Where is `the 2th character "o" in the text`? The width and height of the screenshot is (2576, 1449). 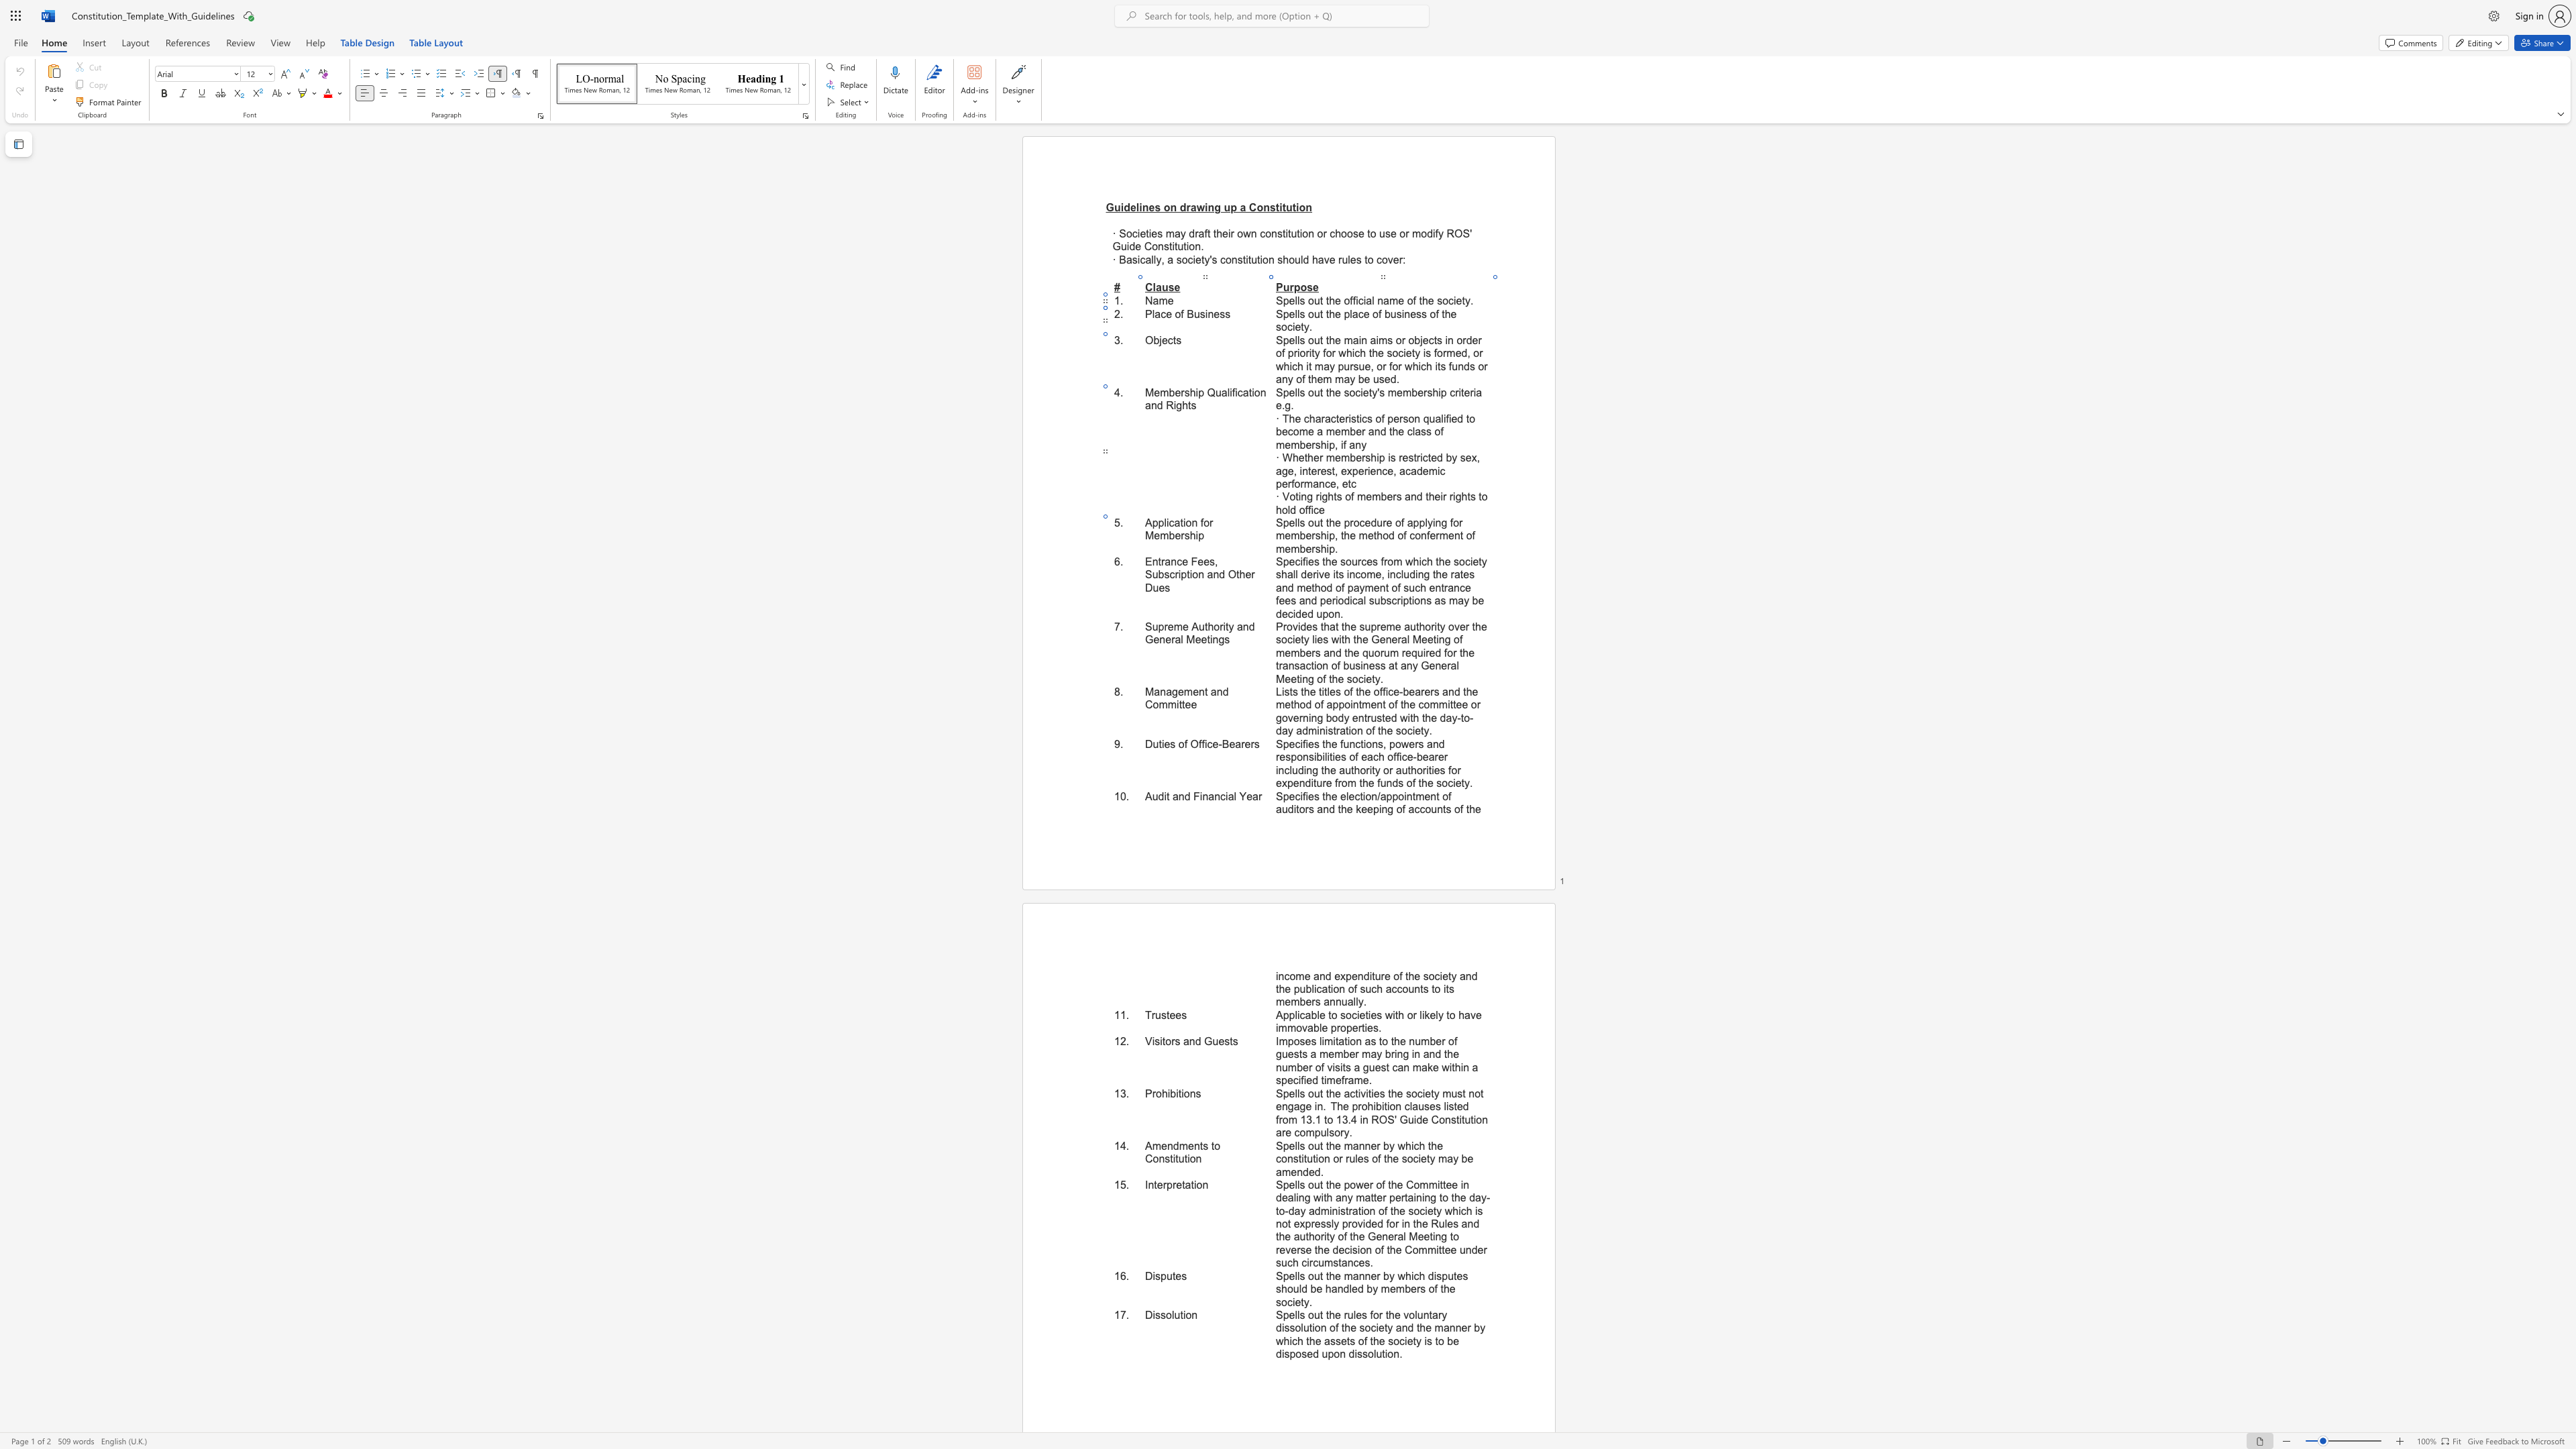 the 2th character "o" in the text is located at coordinates (1346, 496).